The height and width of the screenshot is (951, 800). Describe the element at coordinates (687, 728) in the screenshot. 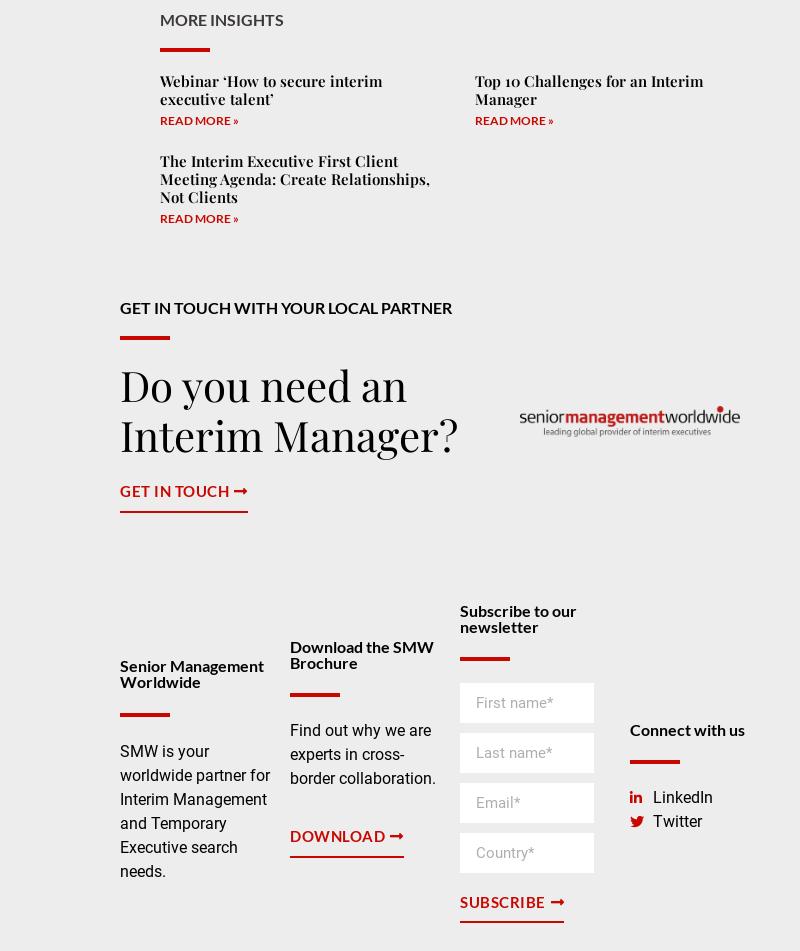

I see `'Connect with us'` at that location.